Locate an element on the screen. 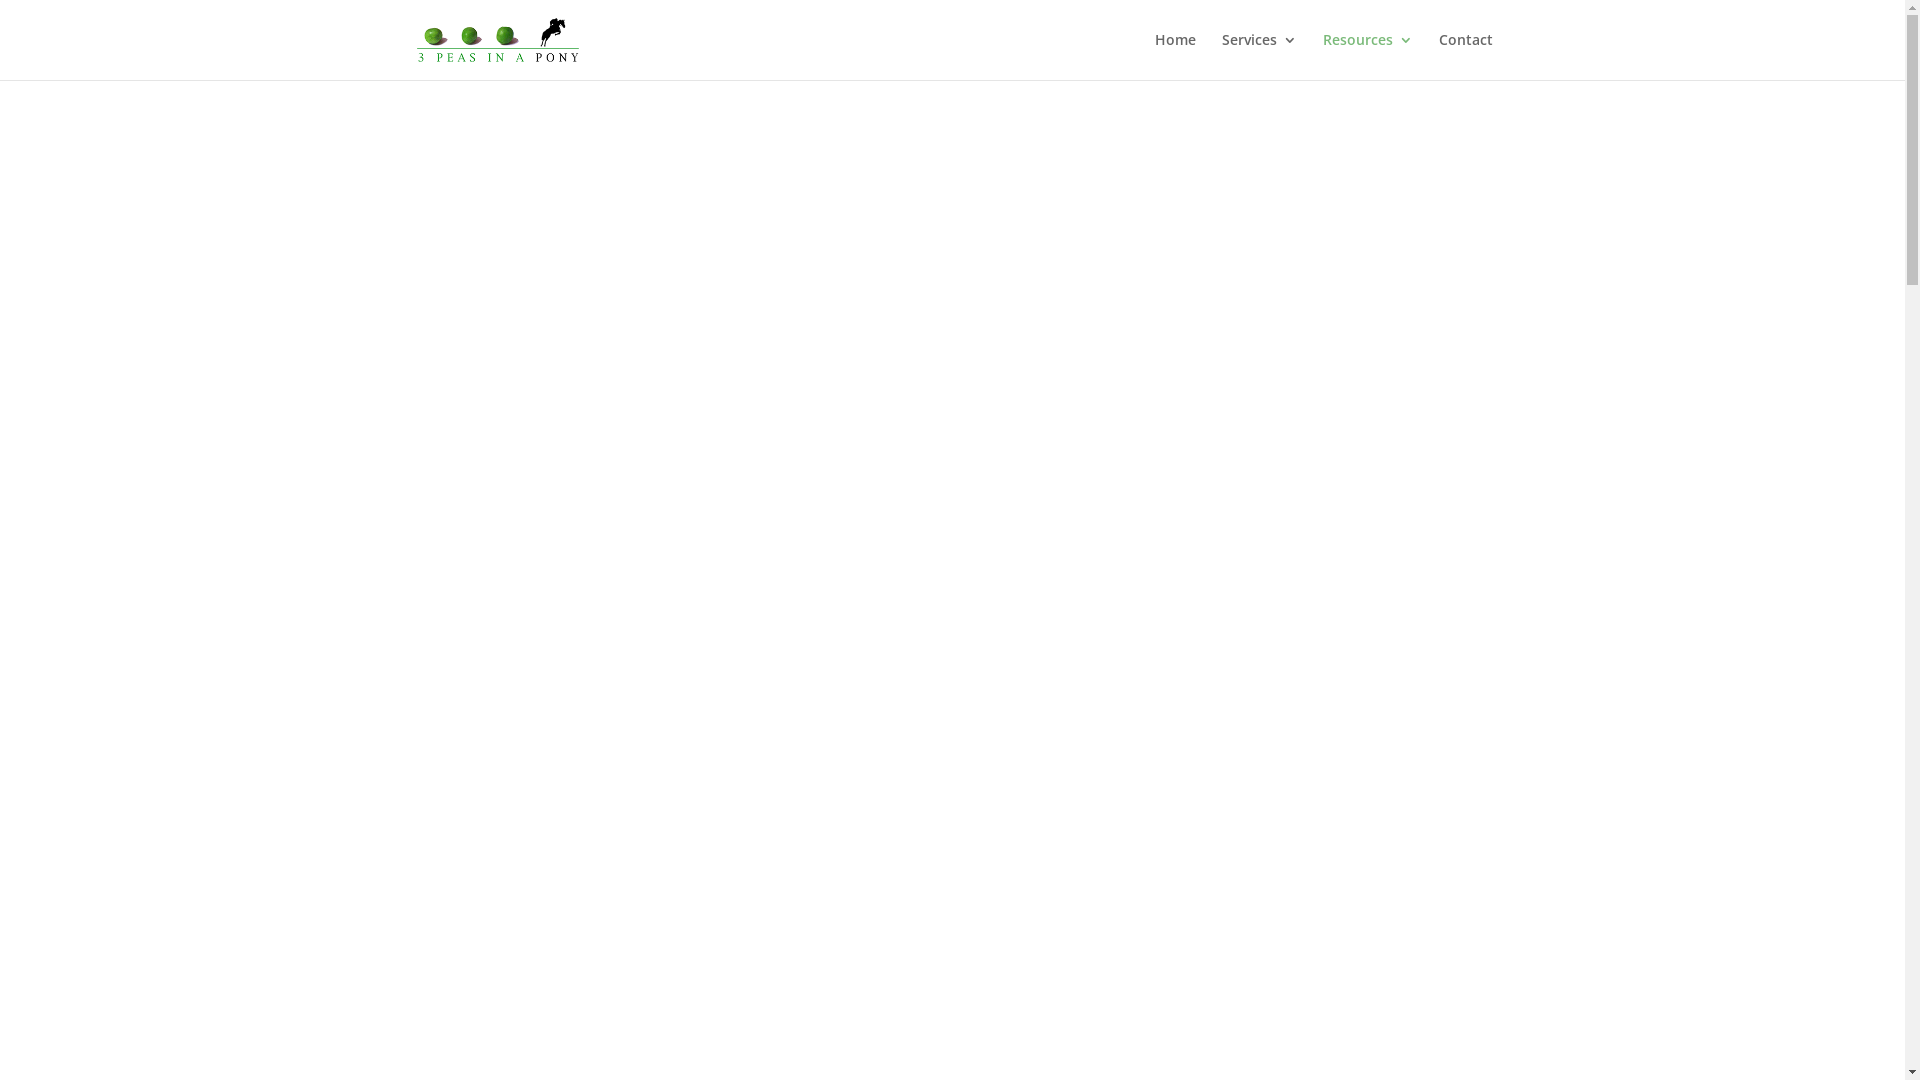  'Services' is located at coordinates (1221, 55).